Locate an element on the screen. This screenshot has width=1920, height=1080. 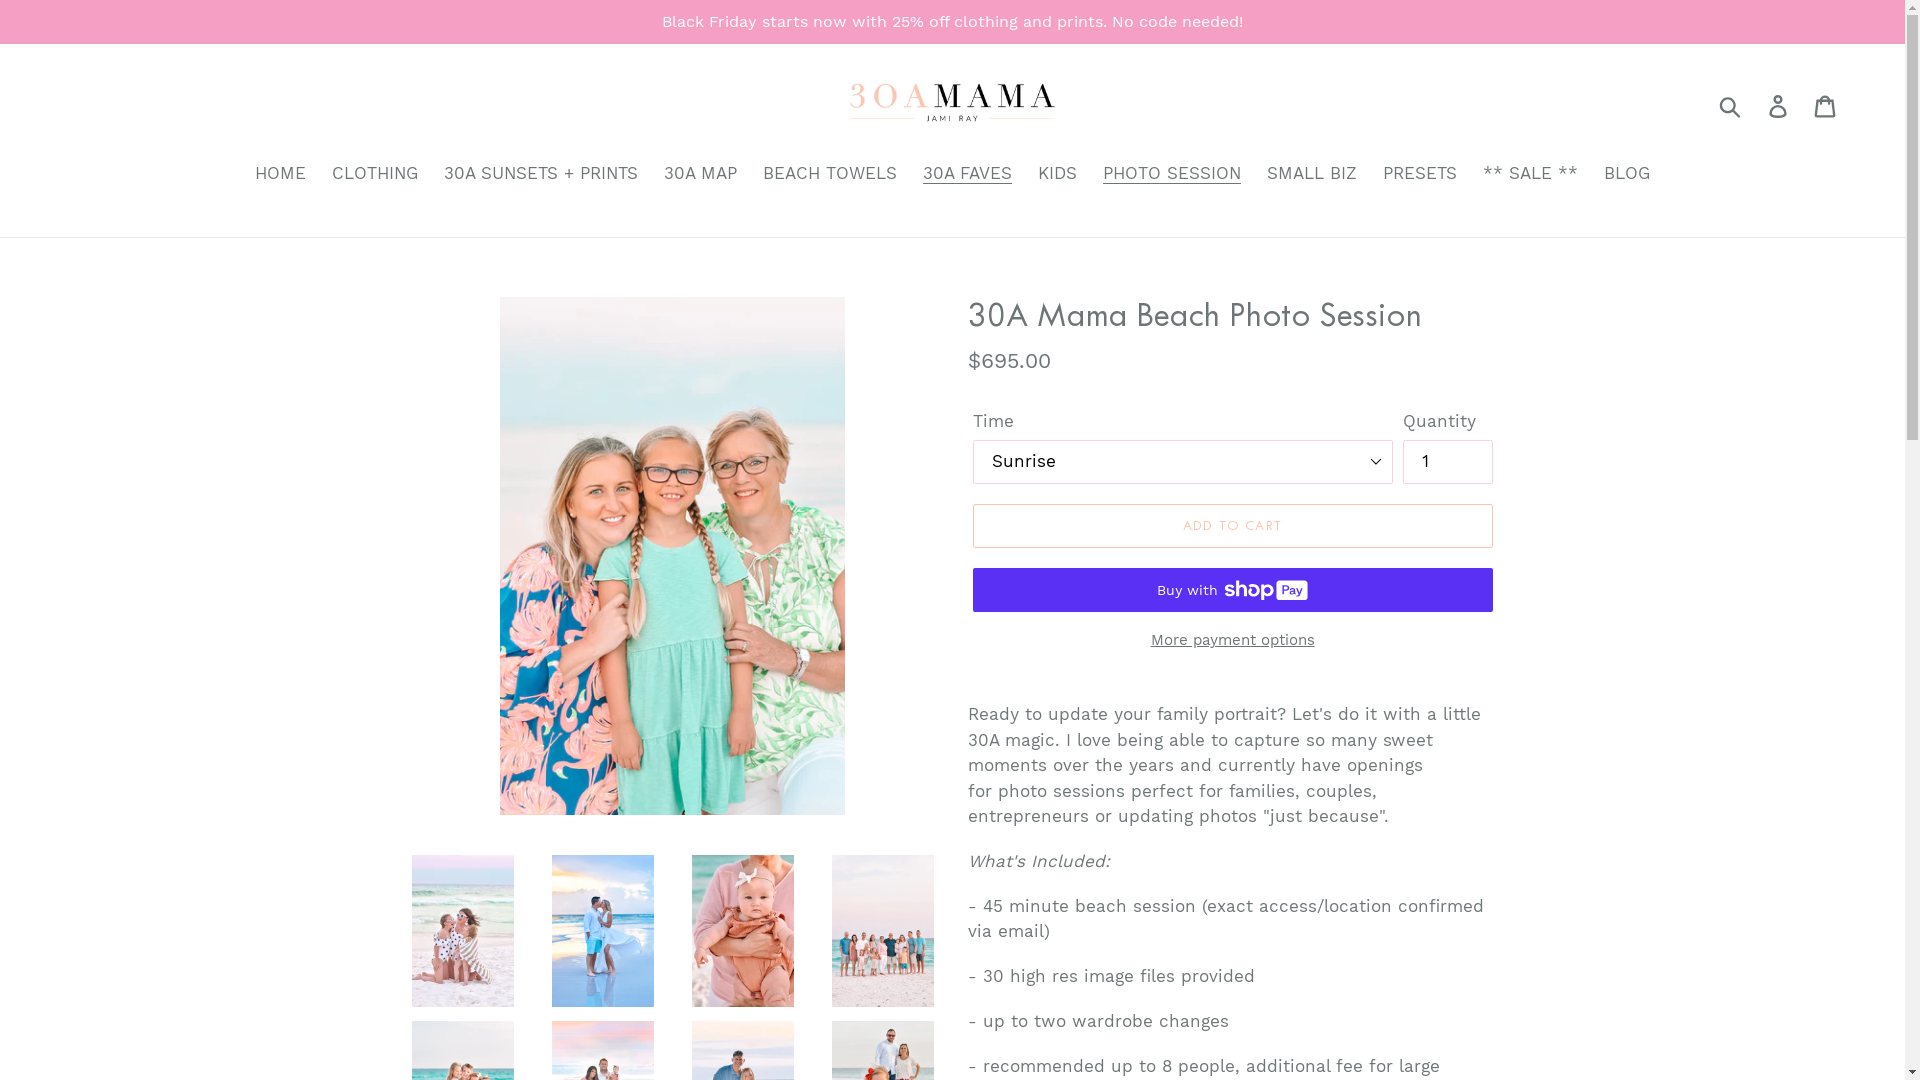
'BEACH TOWELS' is located at coordinates (830, 174).